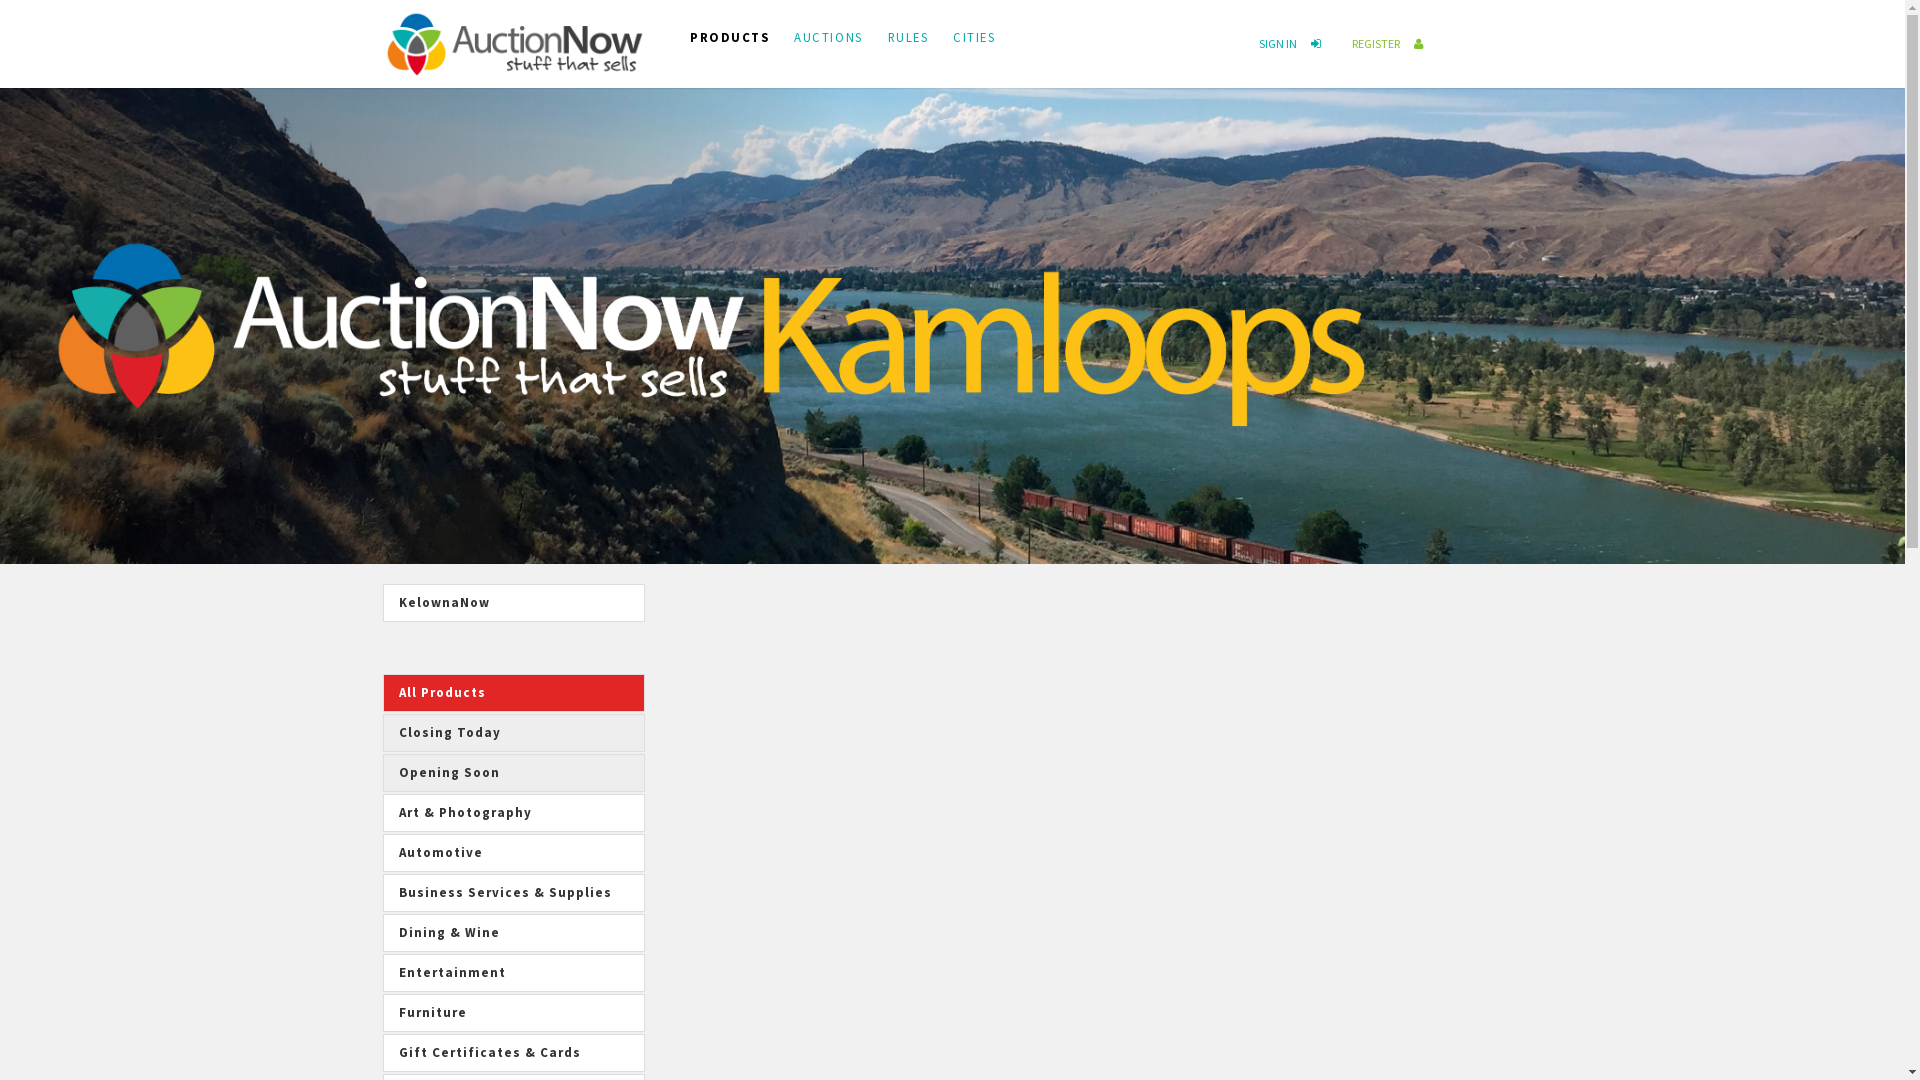  Describe the element at coordinates (1294, 43) in the screenshot. I see `'SIGN IN  '` at that location.